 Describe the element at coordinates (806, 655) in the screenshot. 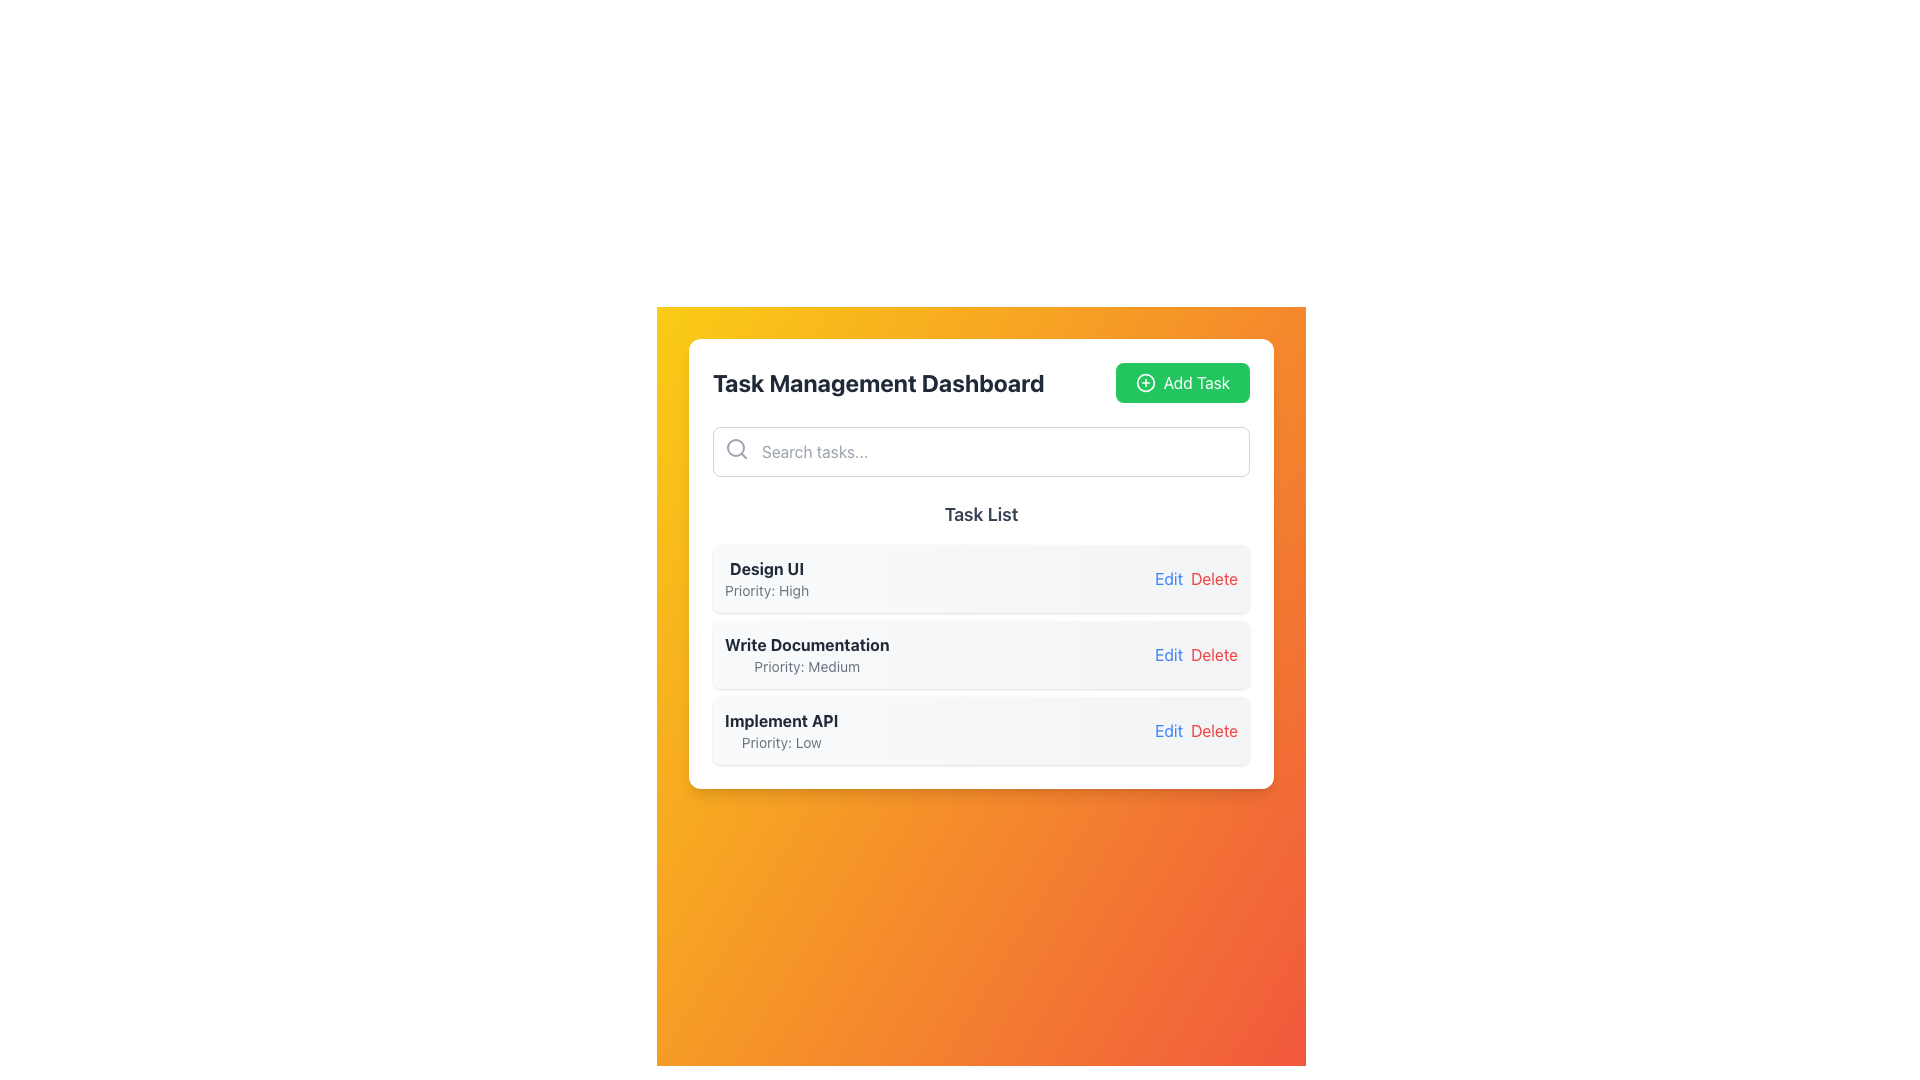

I see `the task list entry display located in the second row of the 'Task List' section` at that location.